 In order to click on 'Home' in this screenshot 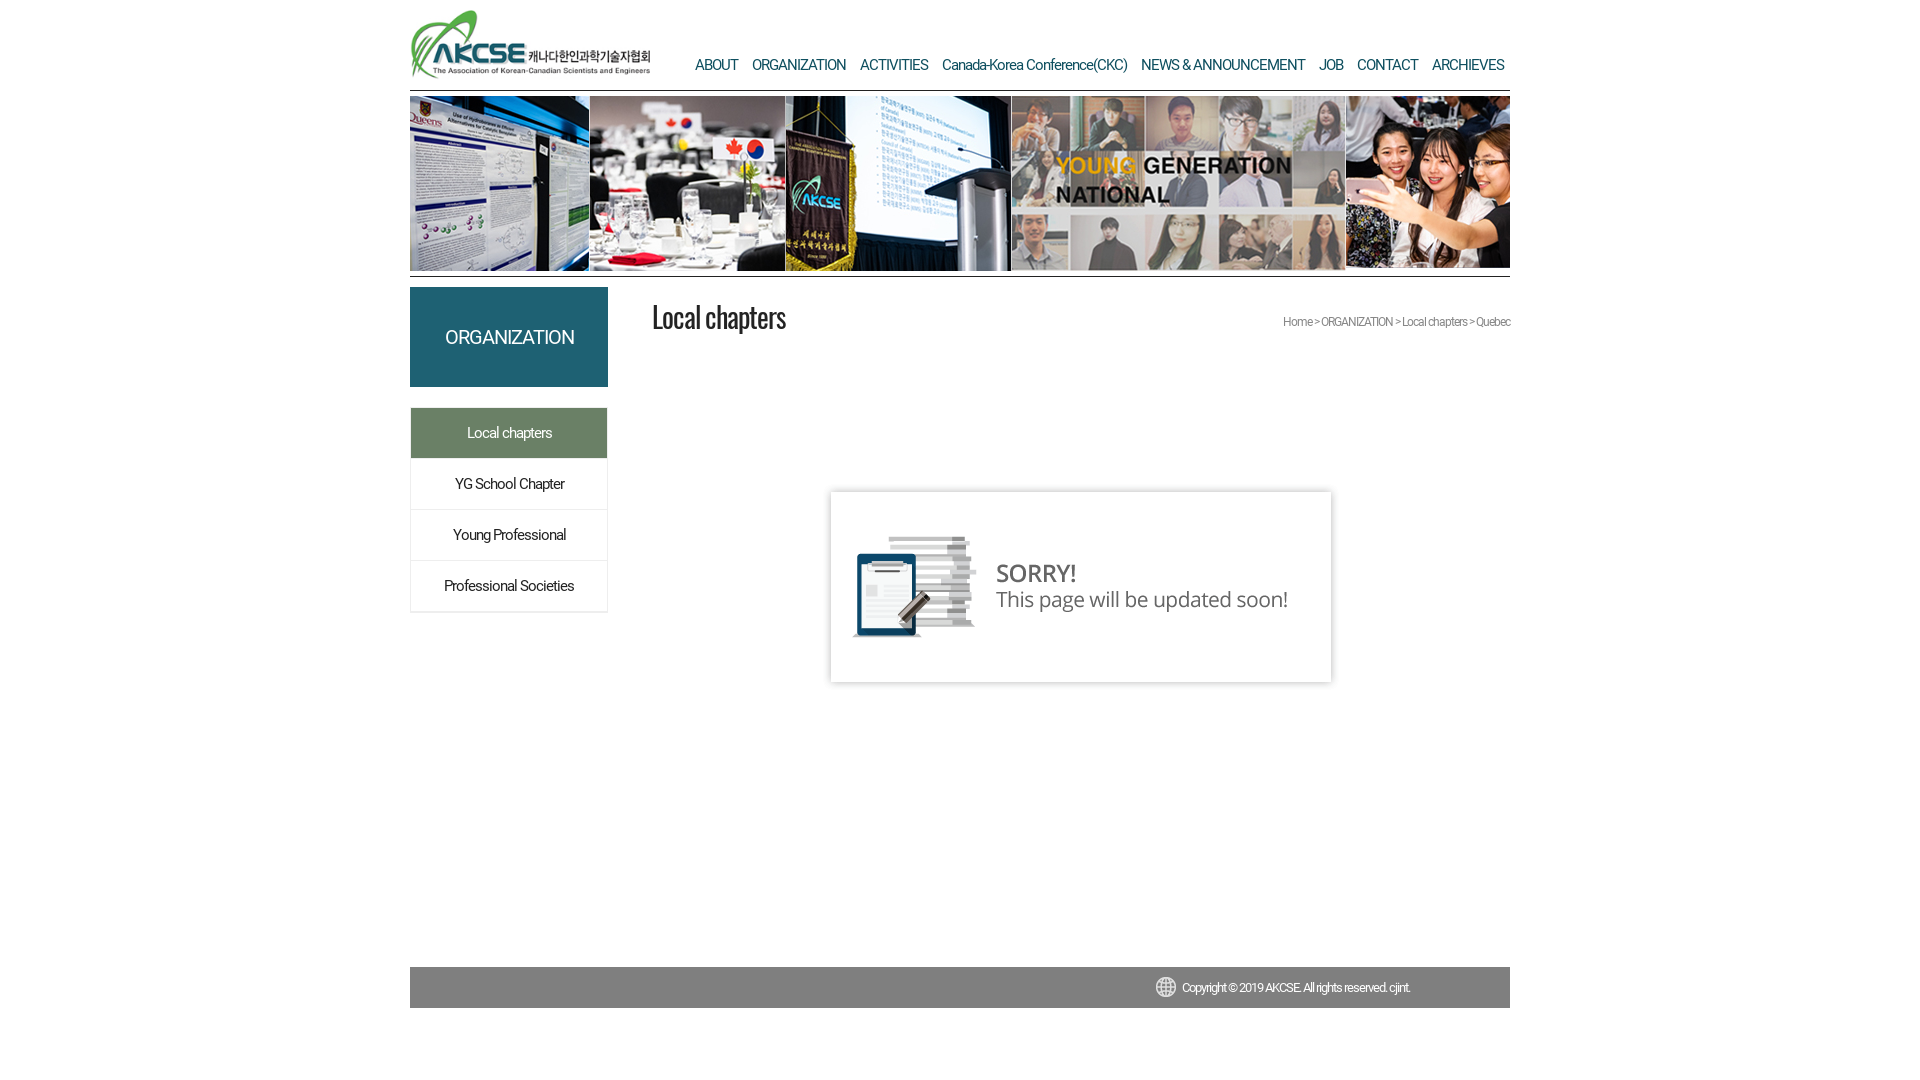, I will do `click(1297, 321)`.